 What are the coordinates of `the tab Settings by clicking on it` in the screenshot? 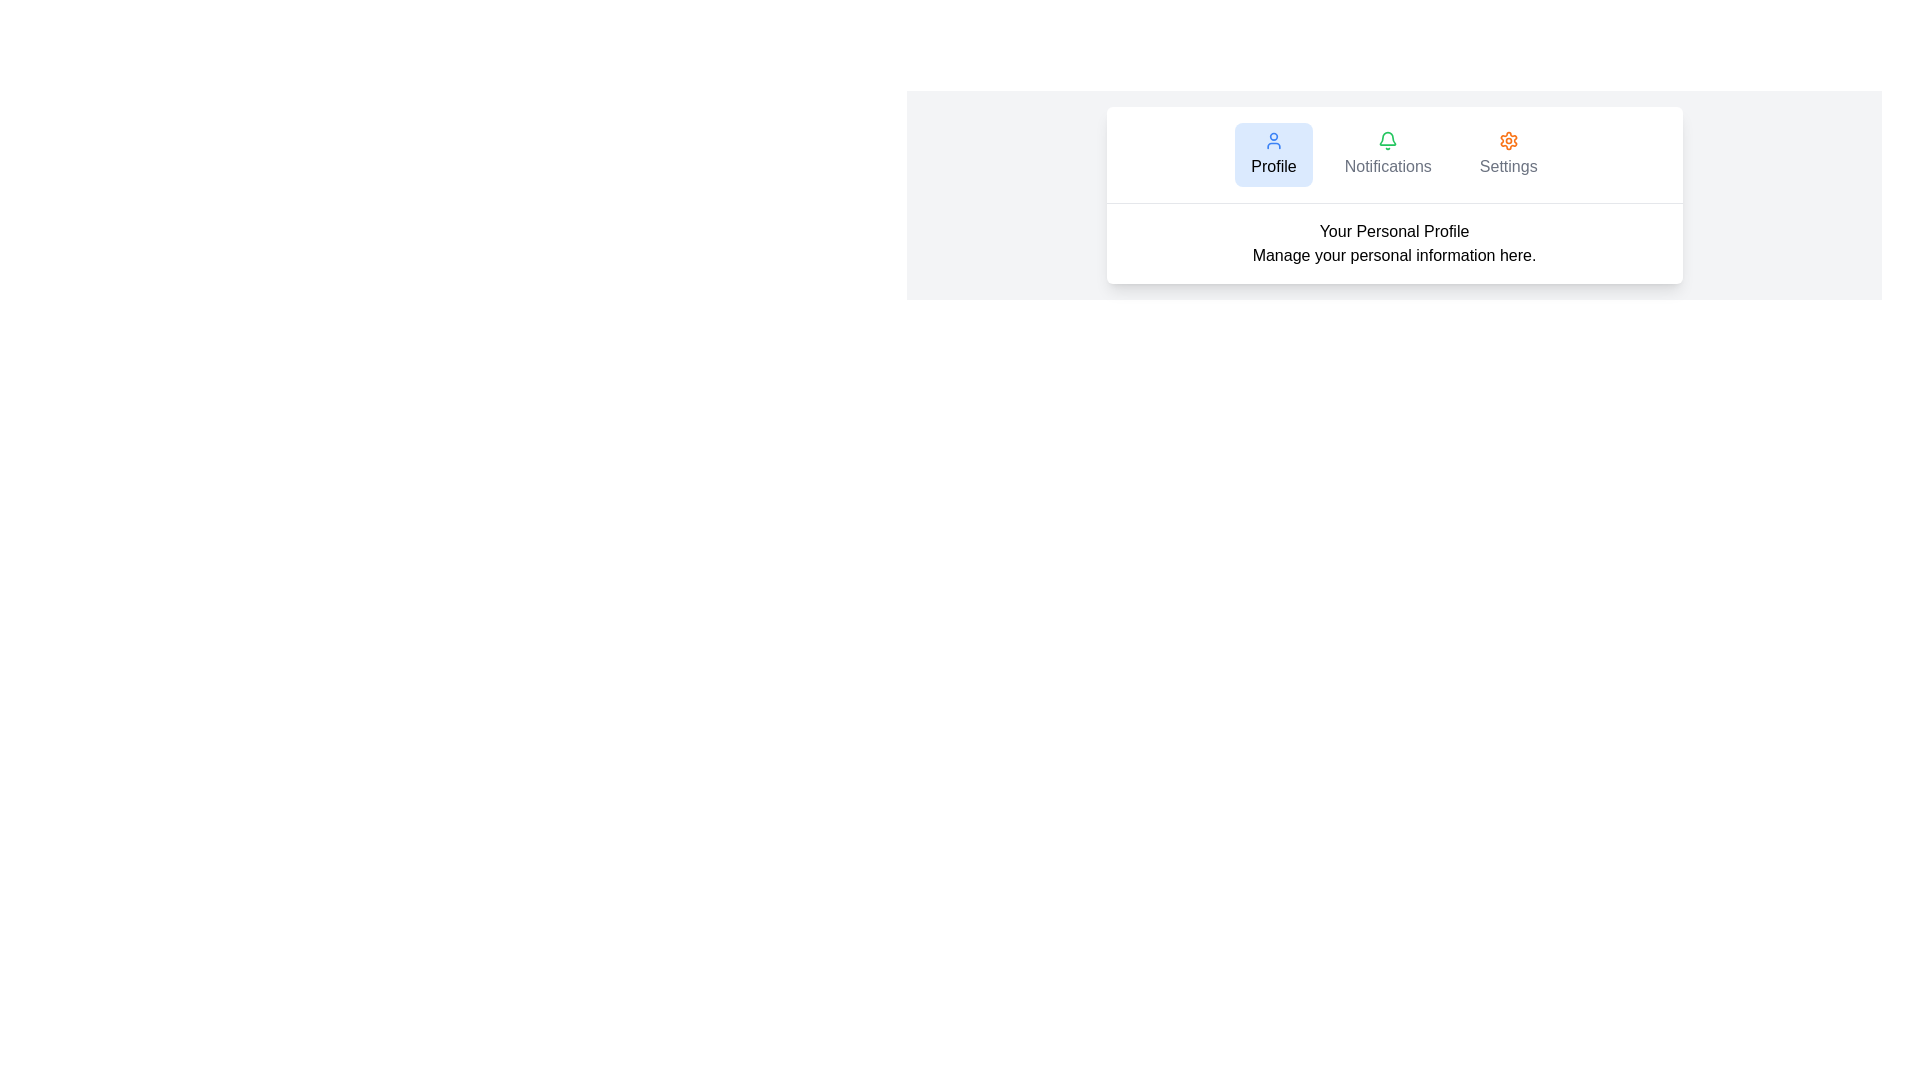 It's located at (1507, 153).